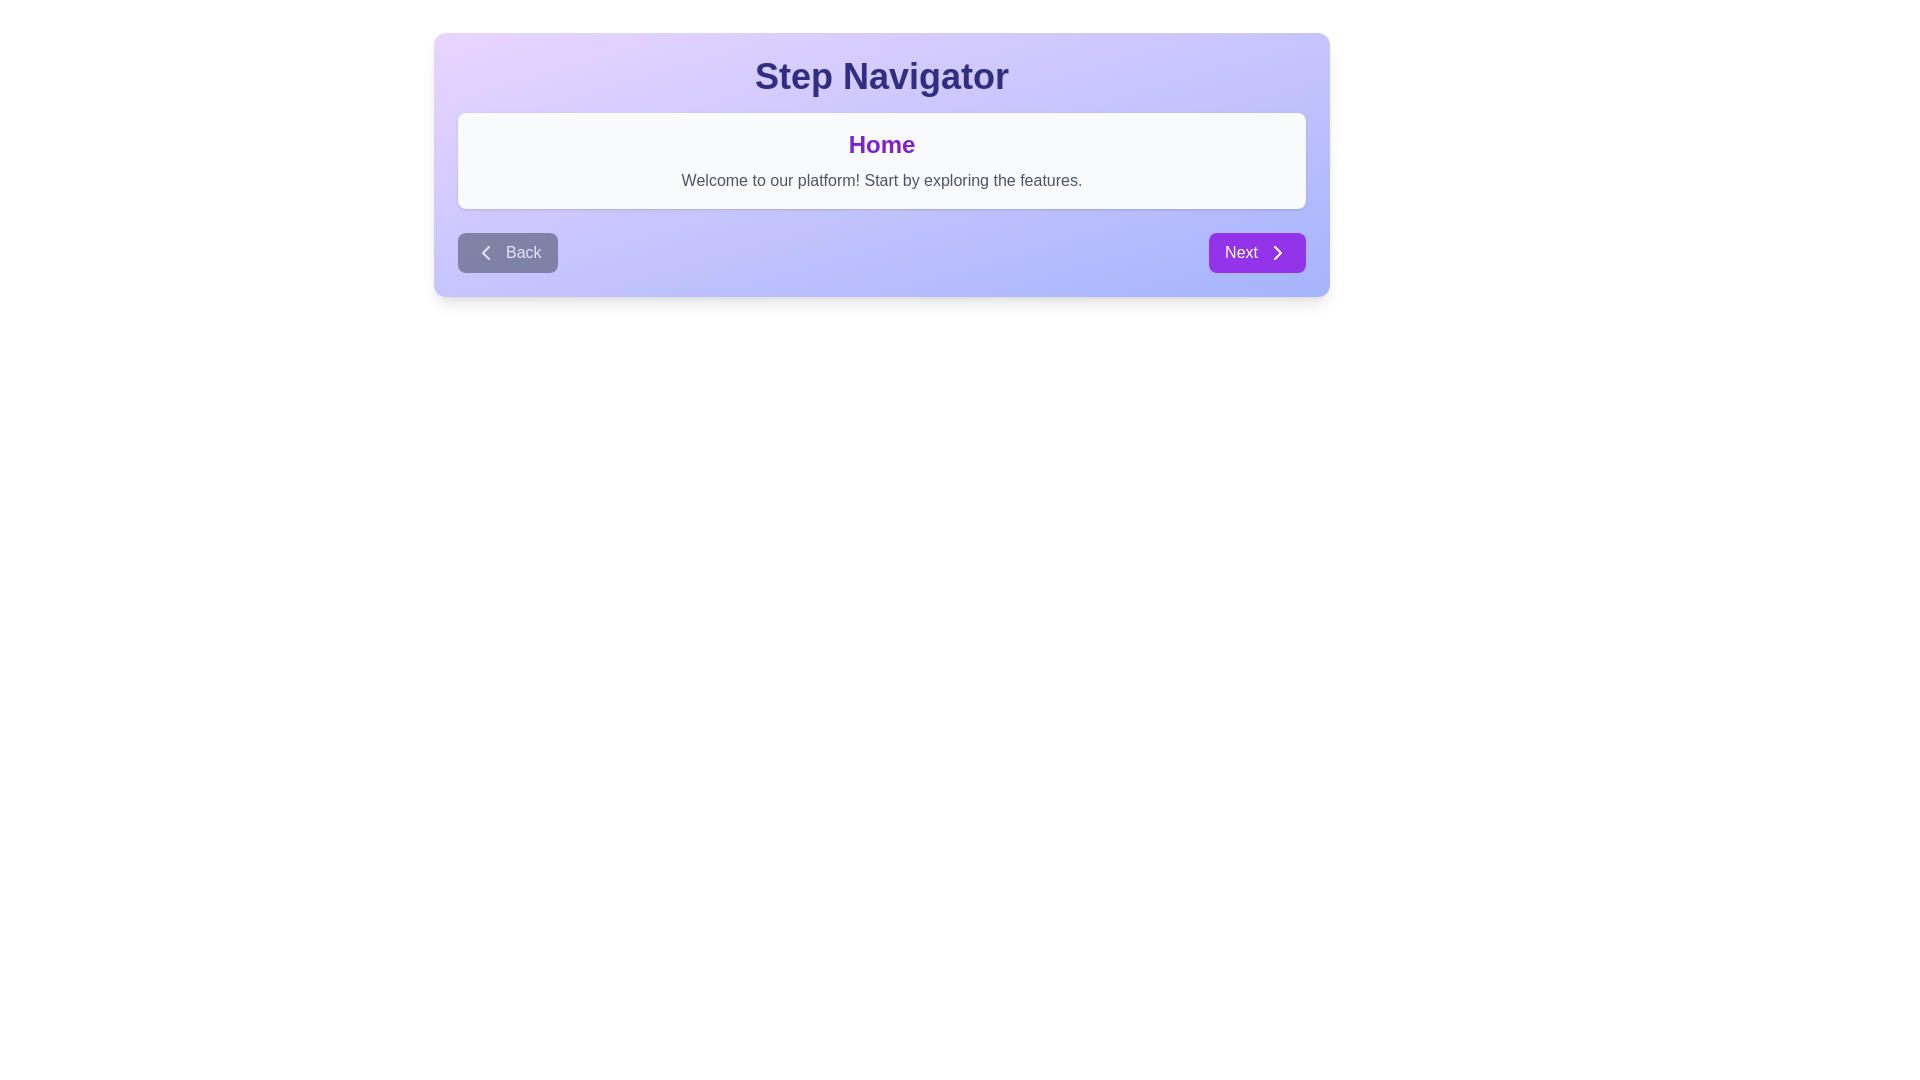 This screenshot has width=1920, height=1080. Describe the element at coordinates (1256, 252) in the screenshot. I see `the purple 'Next' button with rounded corners located in the bottom-right section of the main navigation control area` at that location.